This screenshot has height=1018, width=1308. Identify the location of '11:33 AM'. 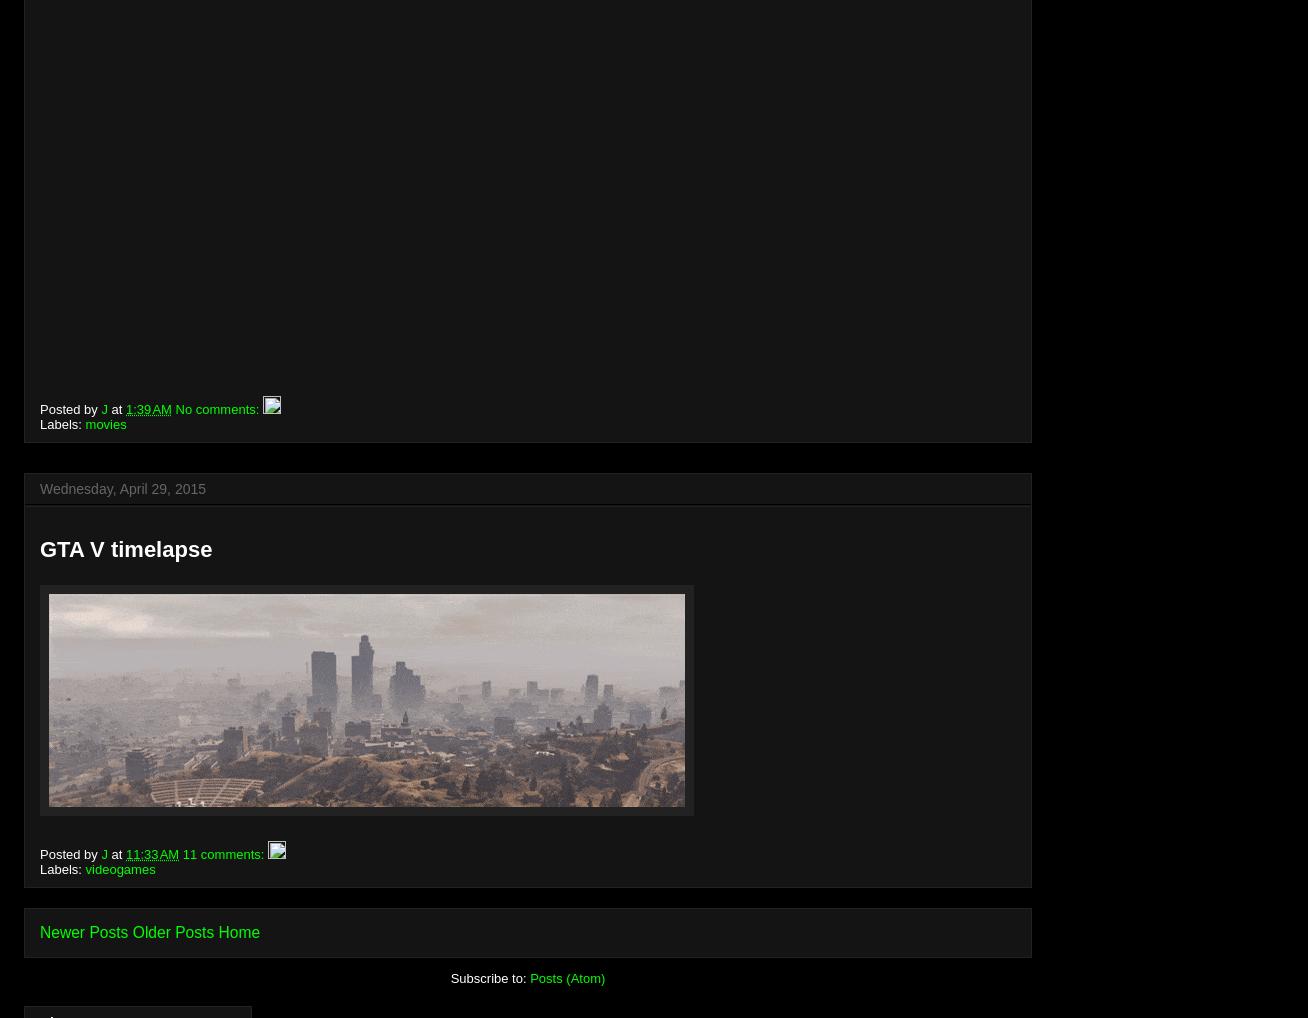
(151, 852).